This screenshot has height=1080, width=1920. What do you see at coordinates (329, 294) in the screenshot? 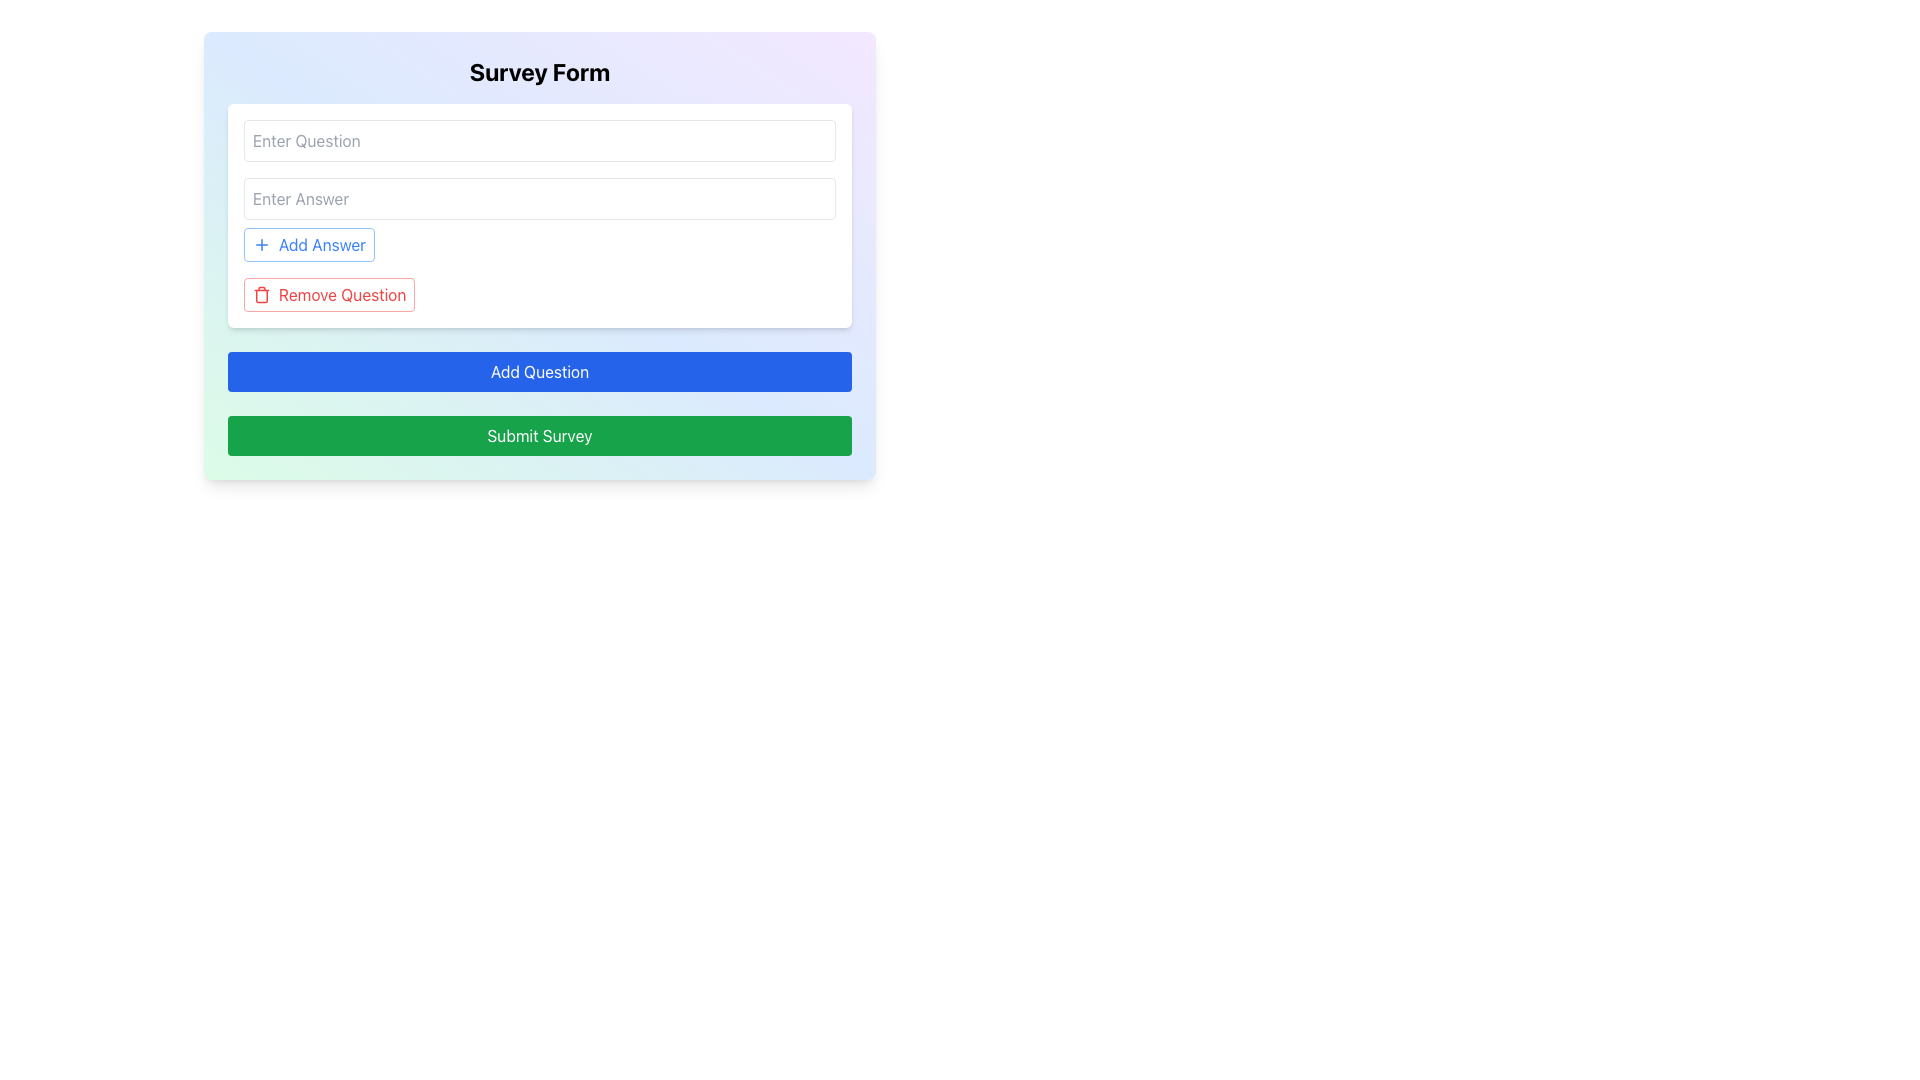
I see `the delete button for keyboard accessibility` at bounding box center [329, 294].